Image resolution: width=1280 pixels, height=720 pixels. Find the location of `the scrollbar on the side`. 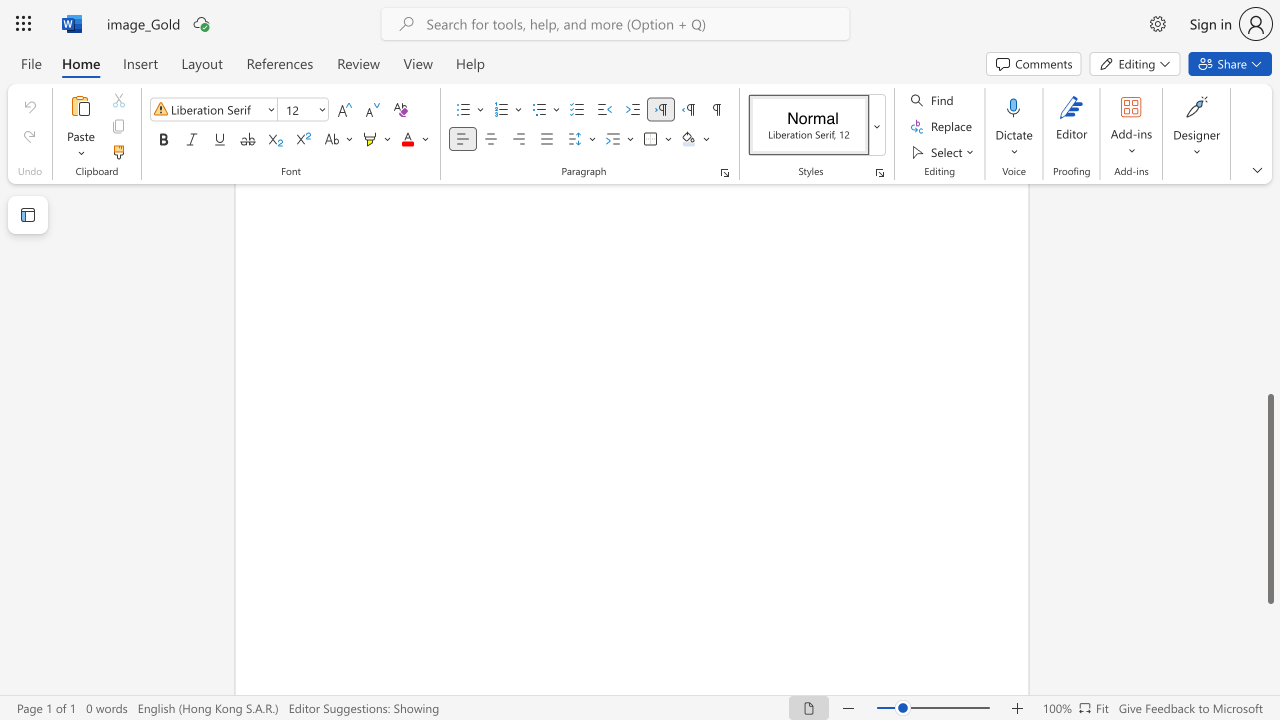

the scrollbar on the side is located at coordinates (1269, 360).